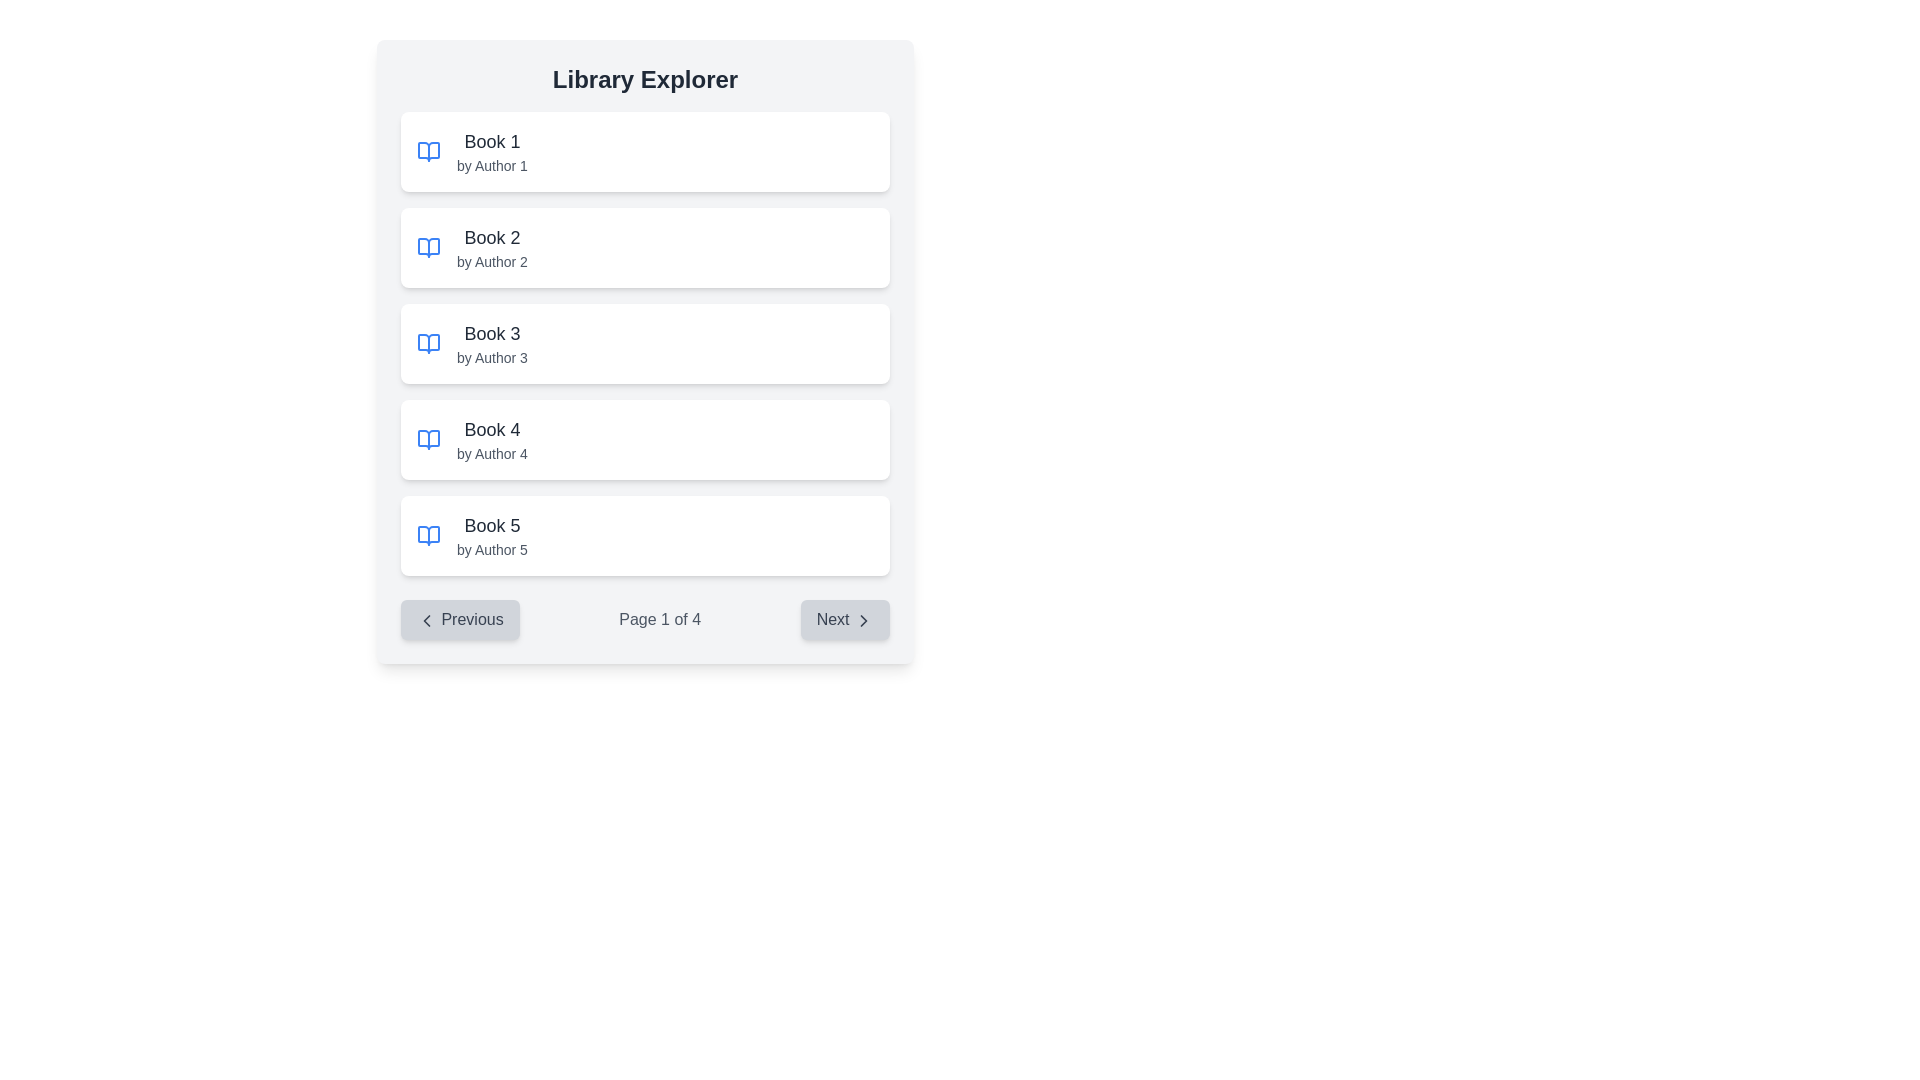 The image size is (1920, 1080). I want to click on the open book icon located beside the text 'Book 5' and 'by Author 5' in the fifth position of the vertical list, so click(427, 535).